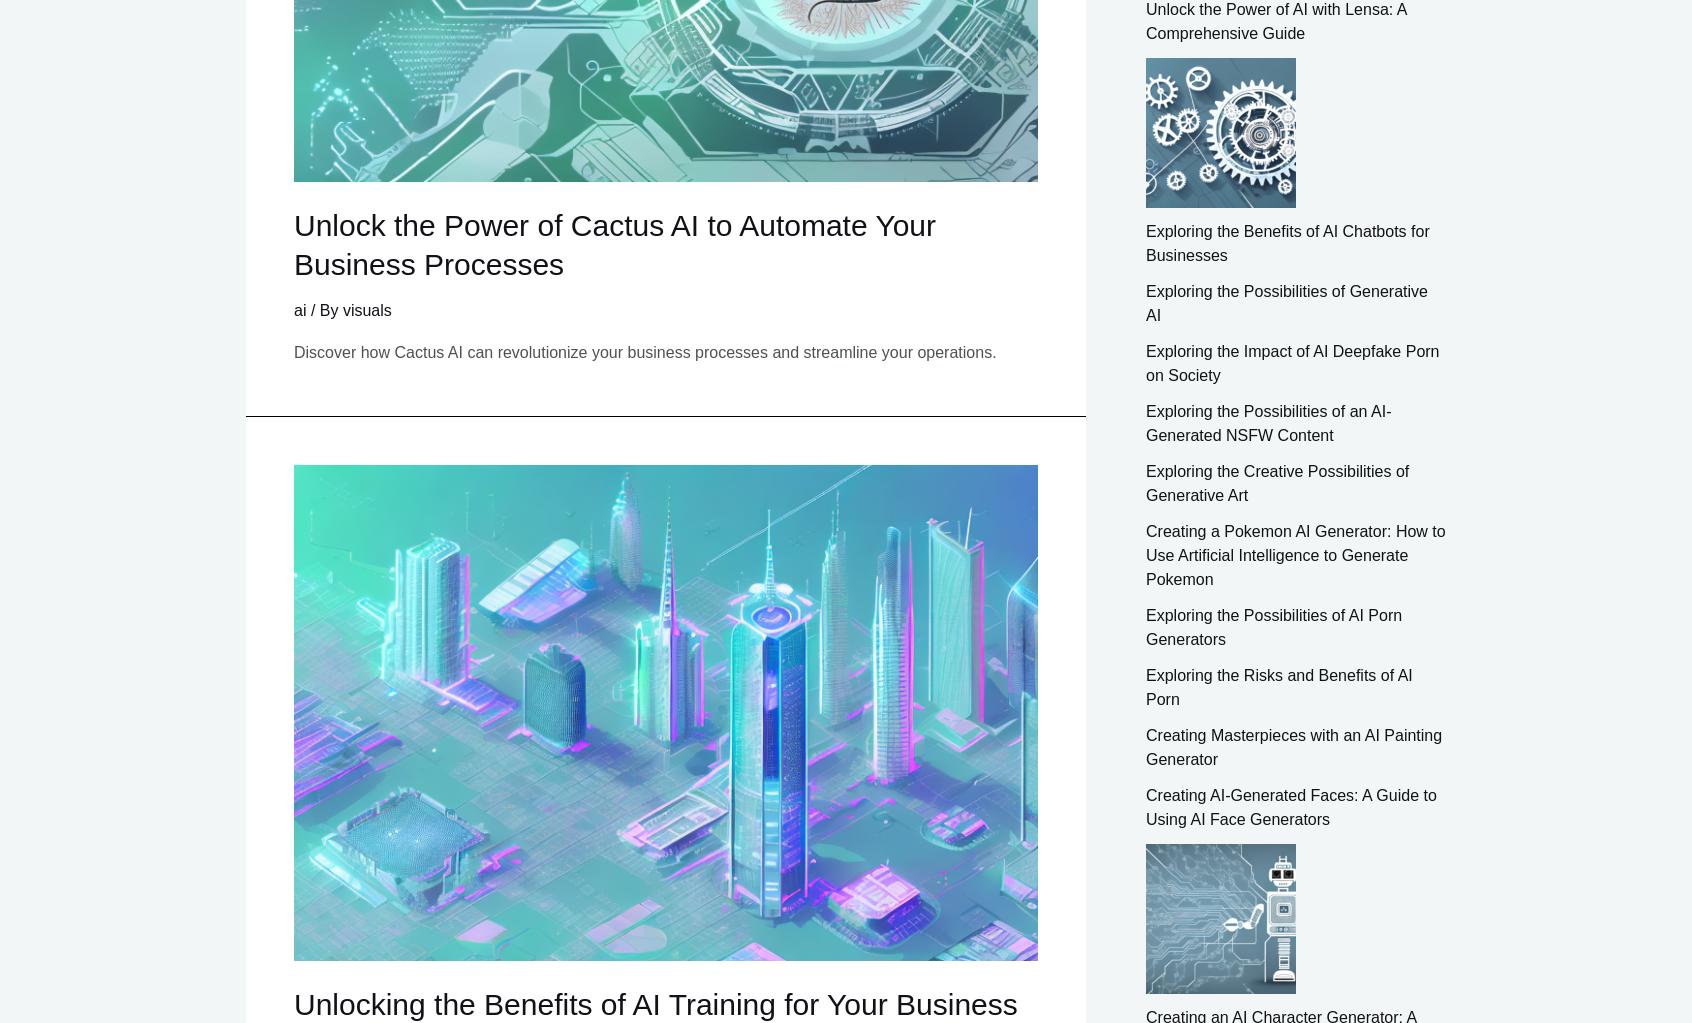  Describe the element at coordinates (644, 352) in the screenshot. I see `'Discover how Cactus AI can revolutionize your business processes and streamline your operations.'` at that location.